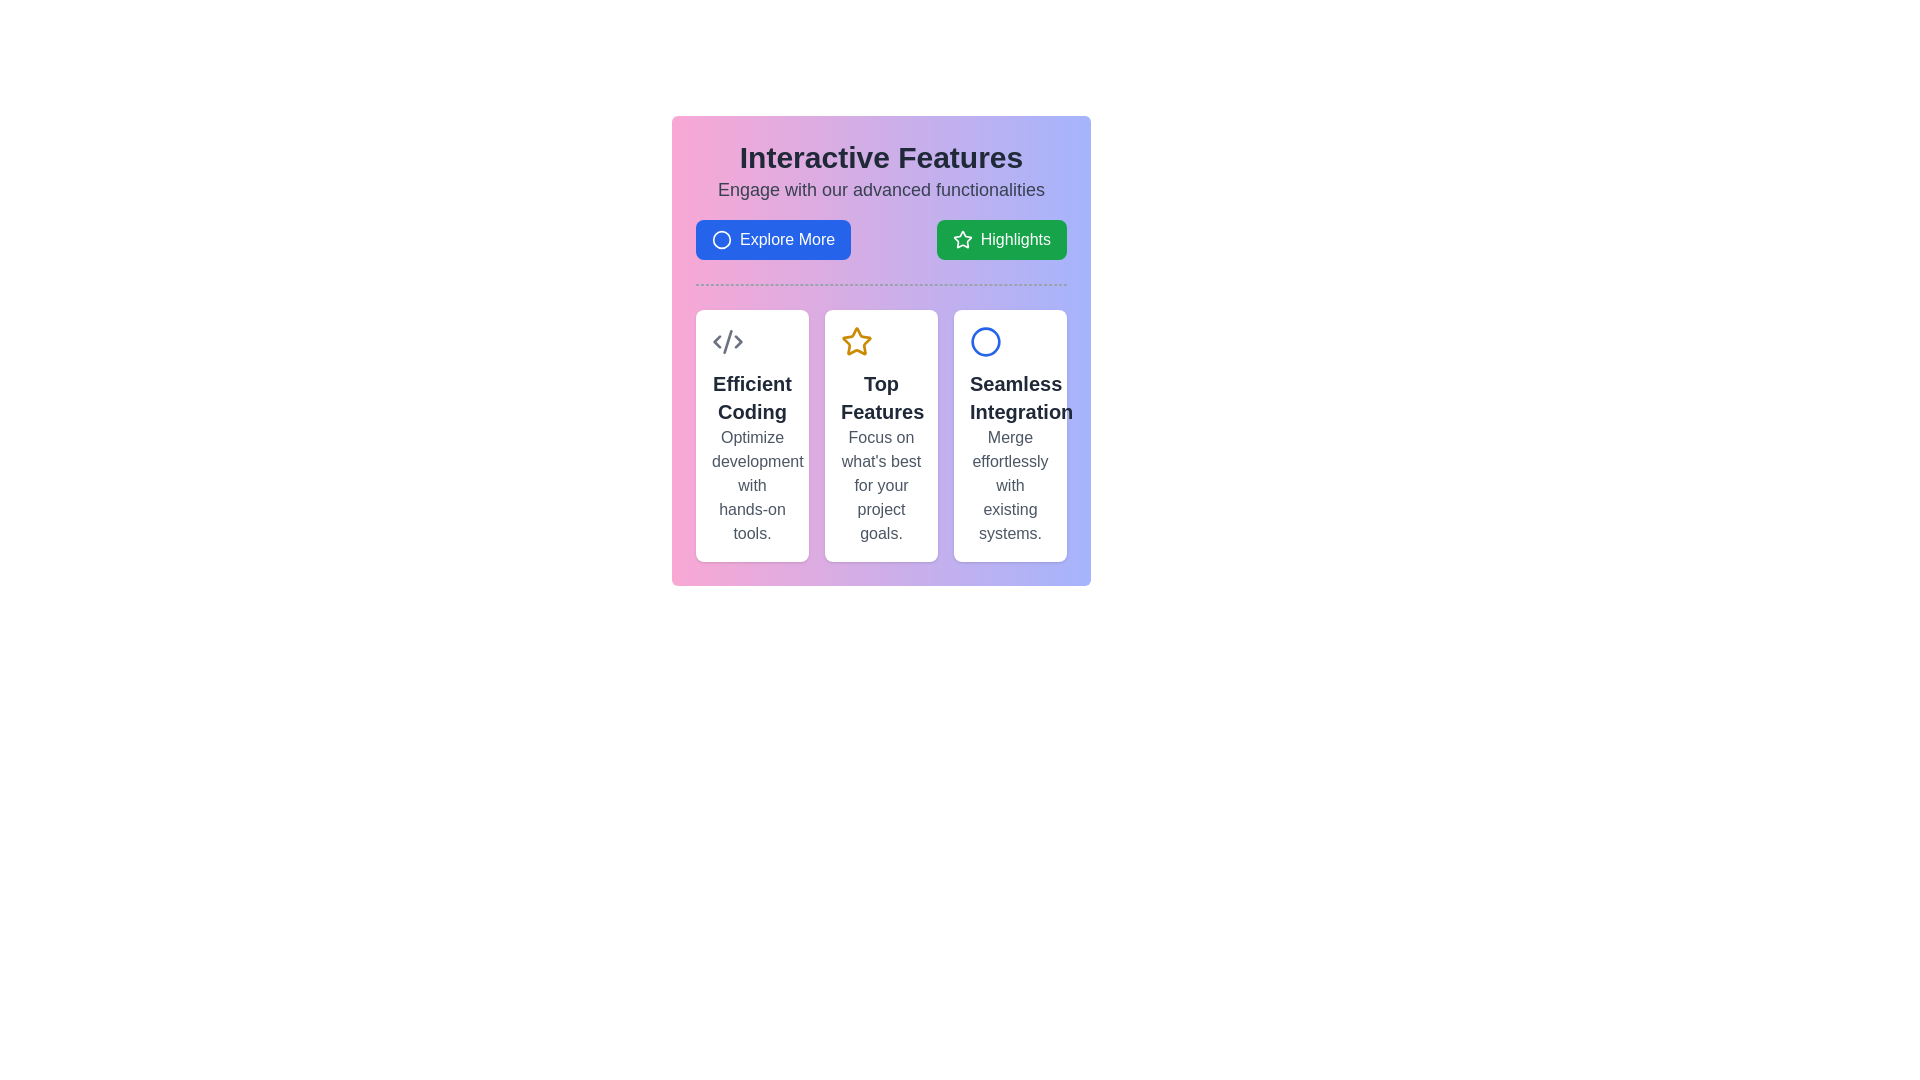 The image size is (1920, 1080). Describe the element at coordinates (751, 434) in the screenshot. I see `text content of the Informational card, which is the first column in the grid layout, positioned to the far left and contains a brief description and an icon for efficient coding tools` at that location.